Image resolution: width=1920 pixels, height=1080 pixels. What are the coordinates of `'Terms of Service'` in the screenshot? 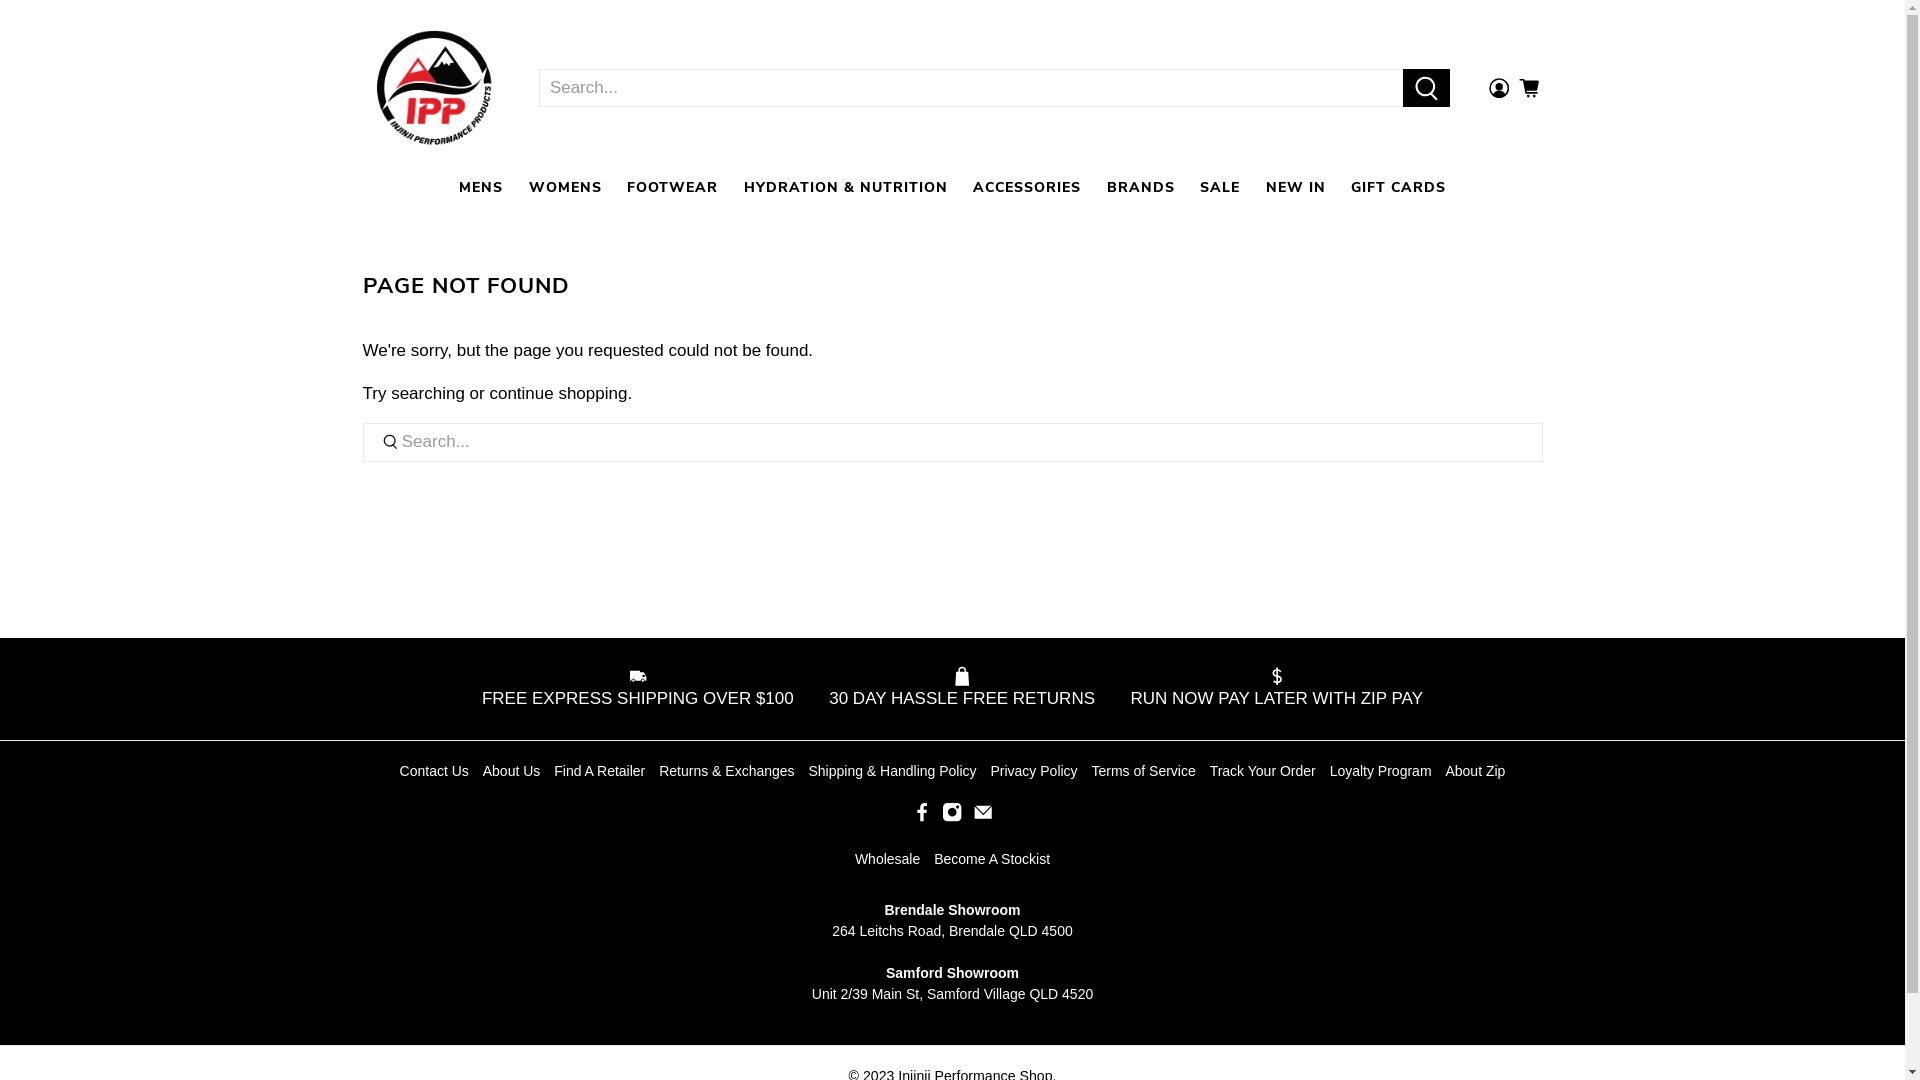 It's located at (1143, 770).